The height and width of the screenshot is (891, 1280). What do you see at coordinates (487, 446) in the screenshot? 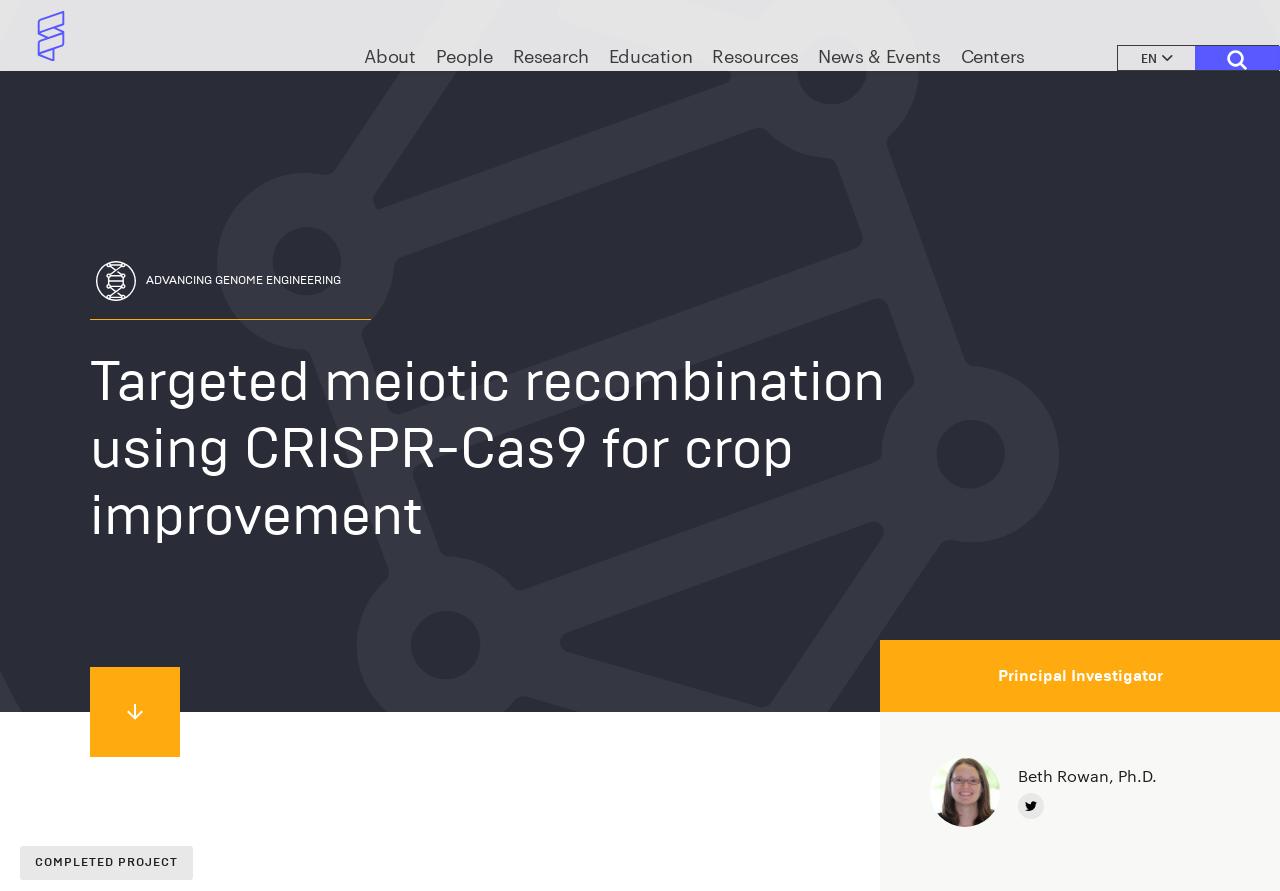
I see `'Targeted meiotic recombination using CRISPR-Cas9 for crop improvement'` at bounding box center [487, 446].